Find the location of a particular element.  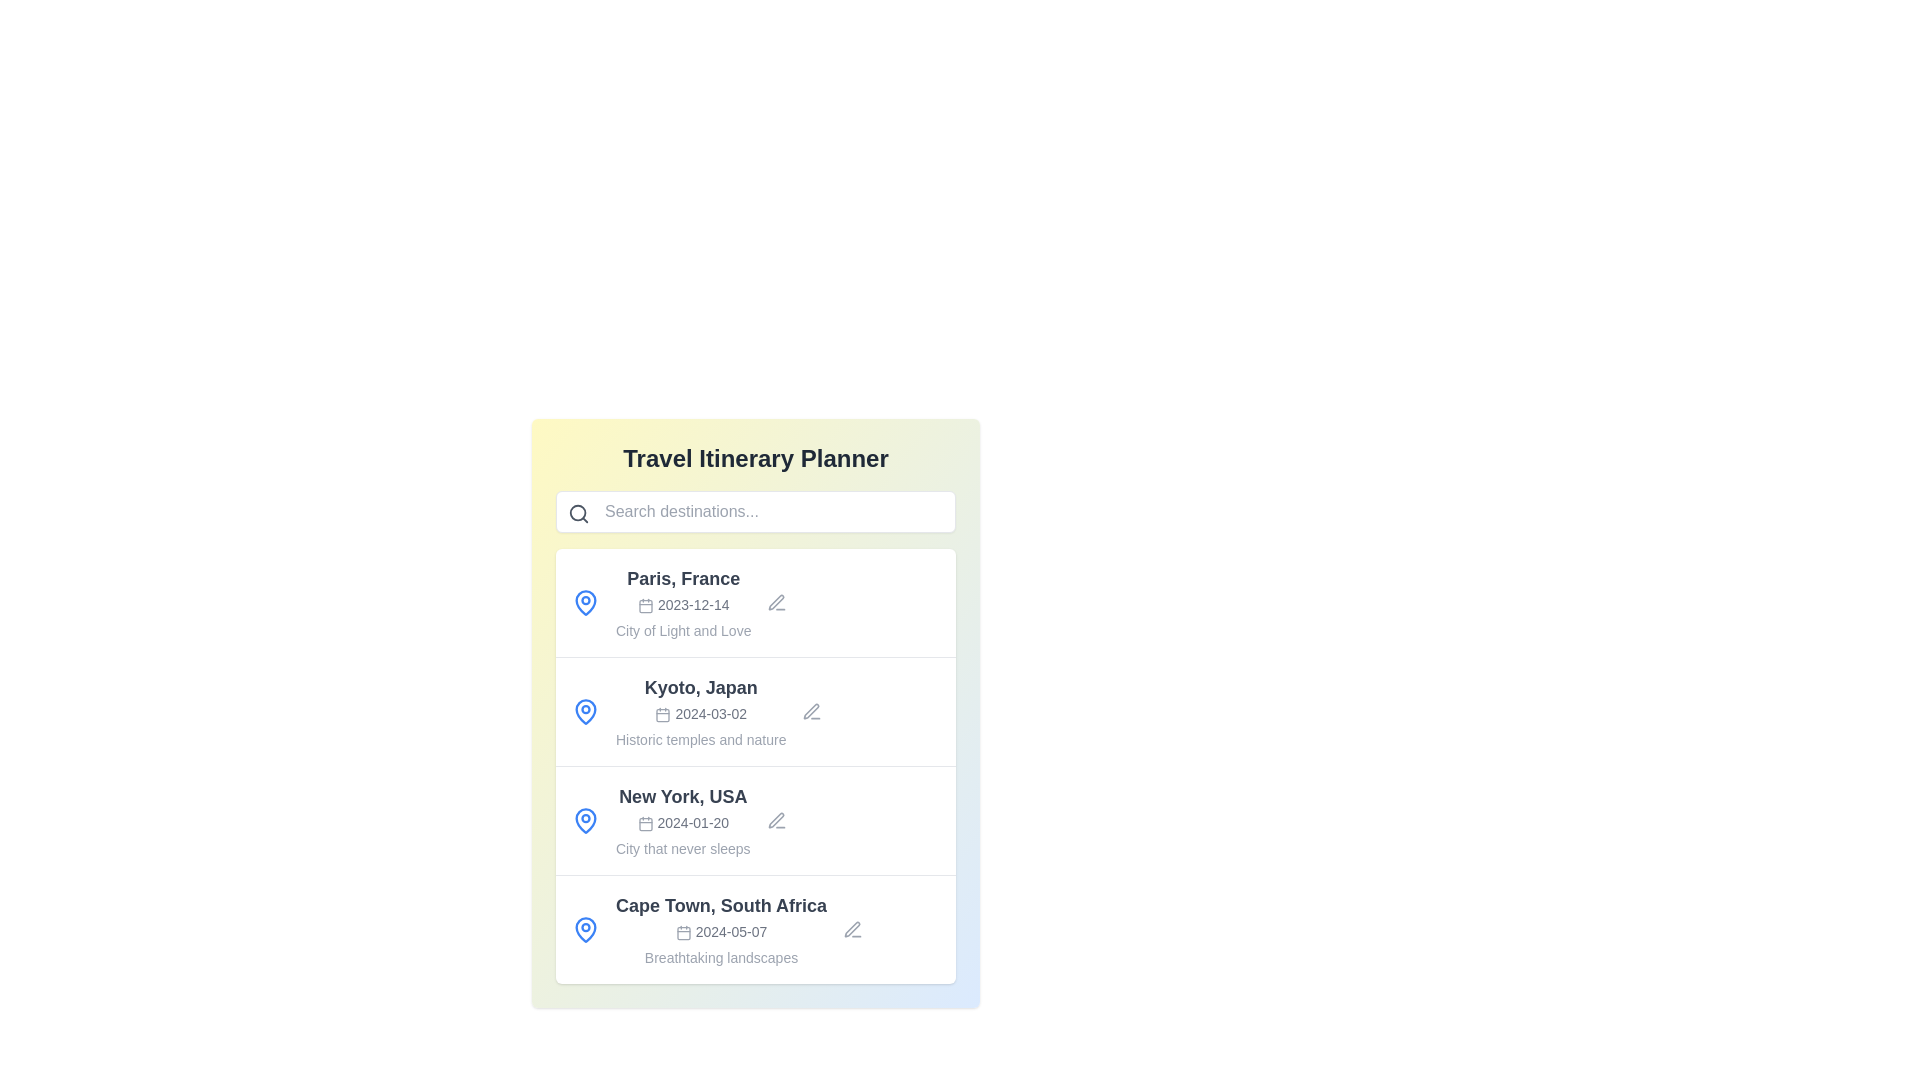

the decorative icon located to the left of the date text '2024-01-20' within the third destination information card is located at coordinates (645, 823).